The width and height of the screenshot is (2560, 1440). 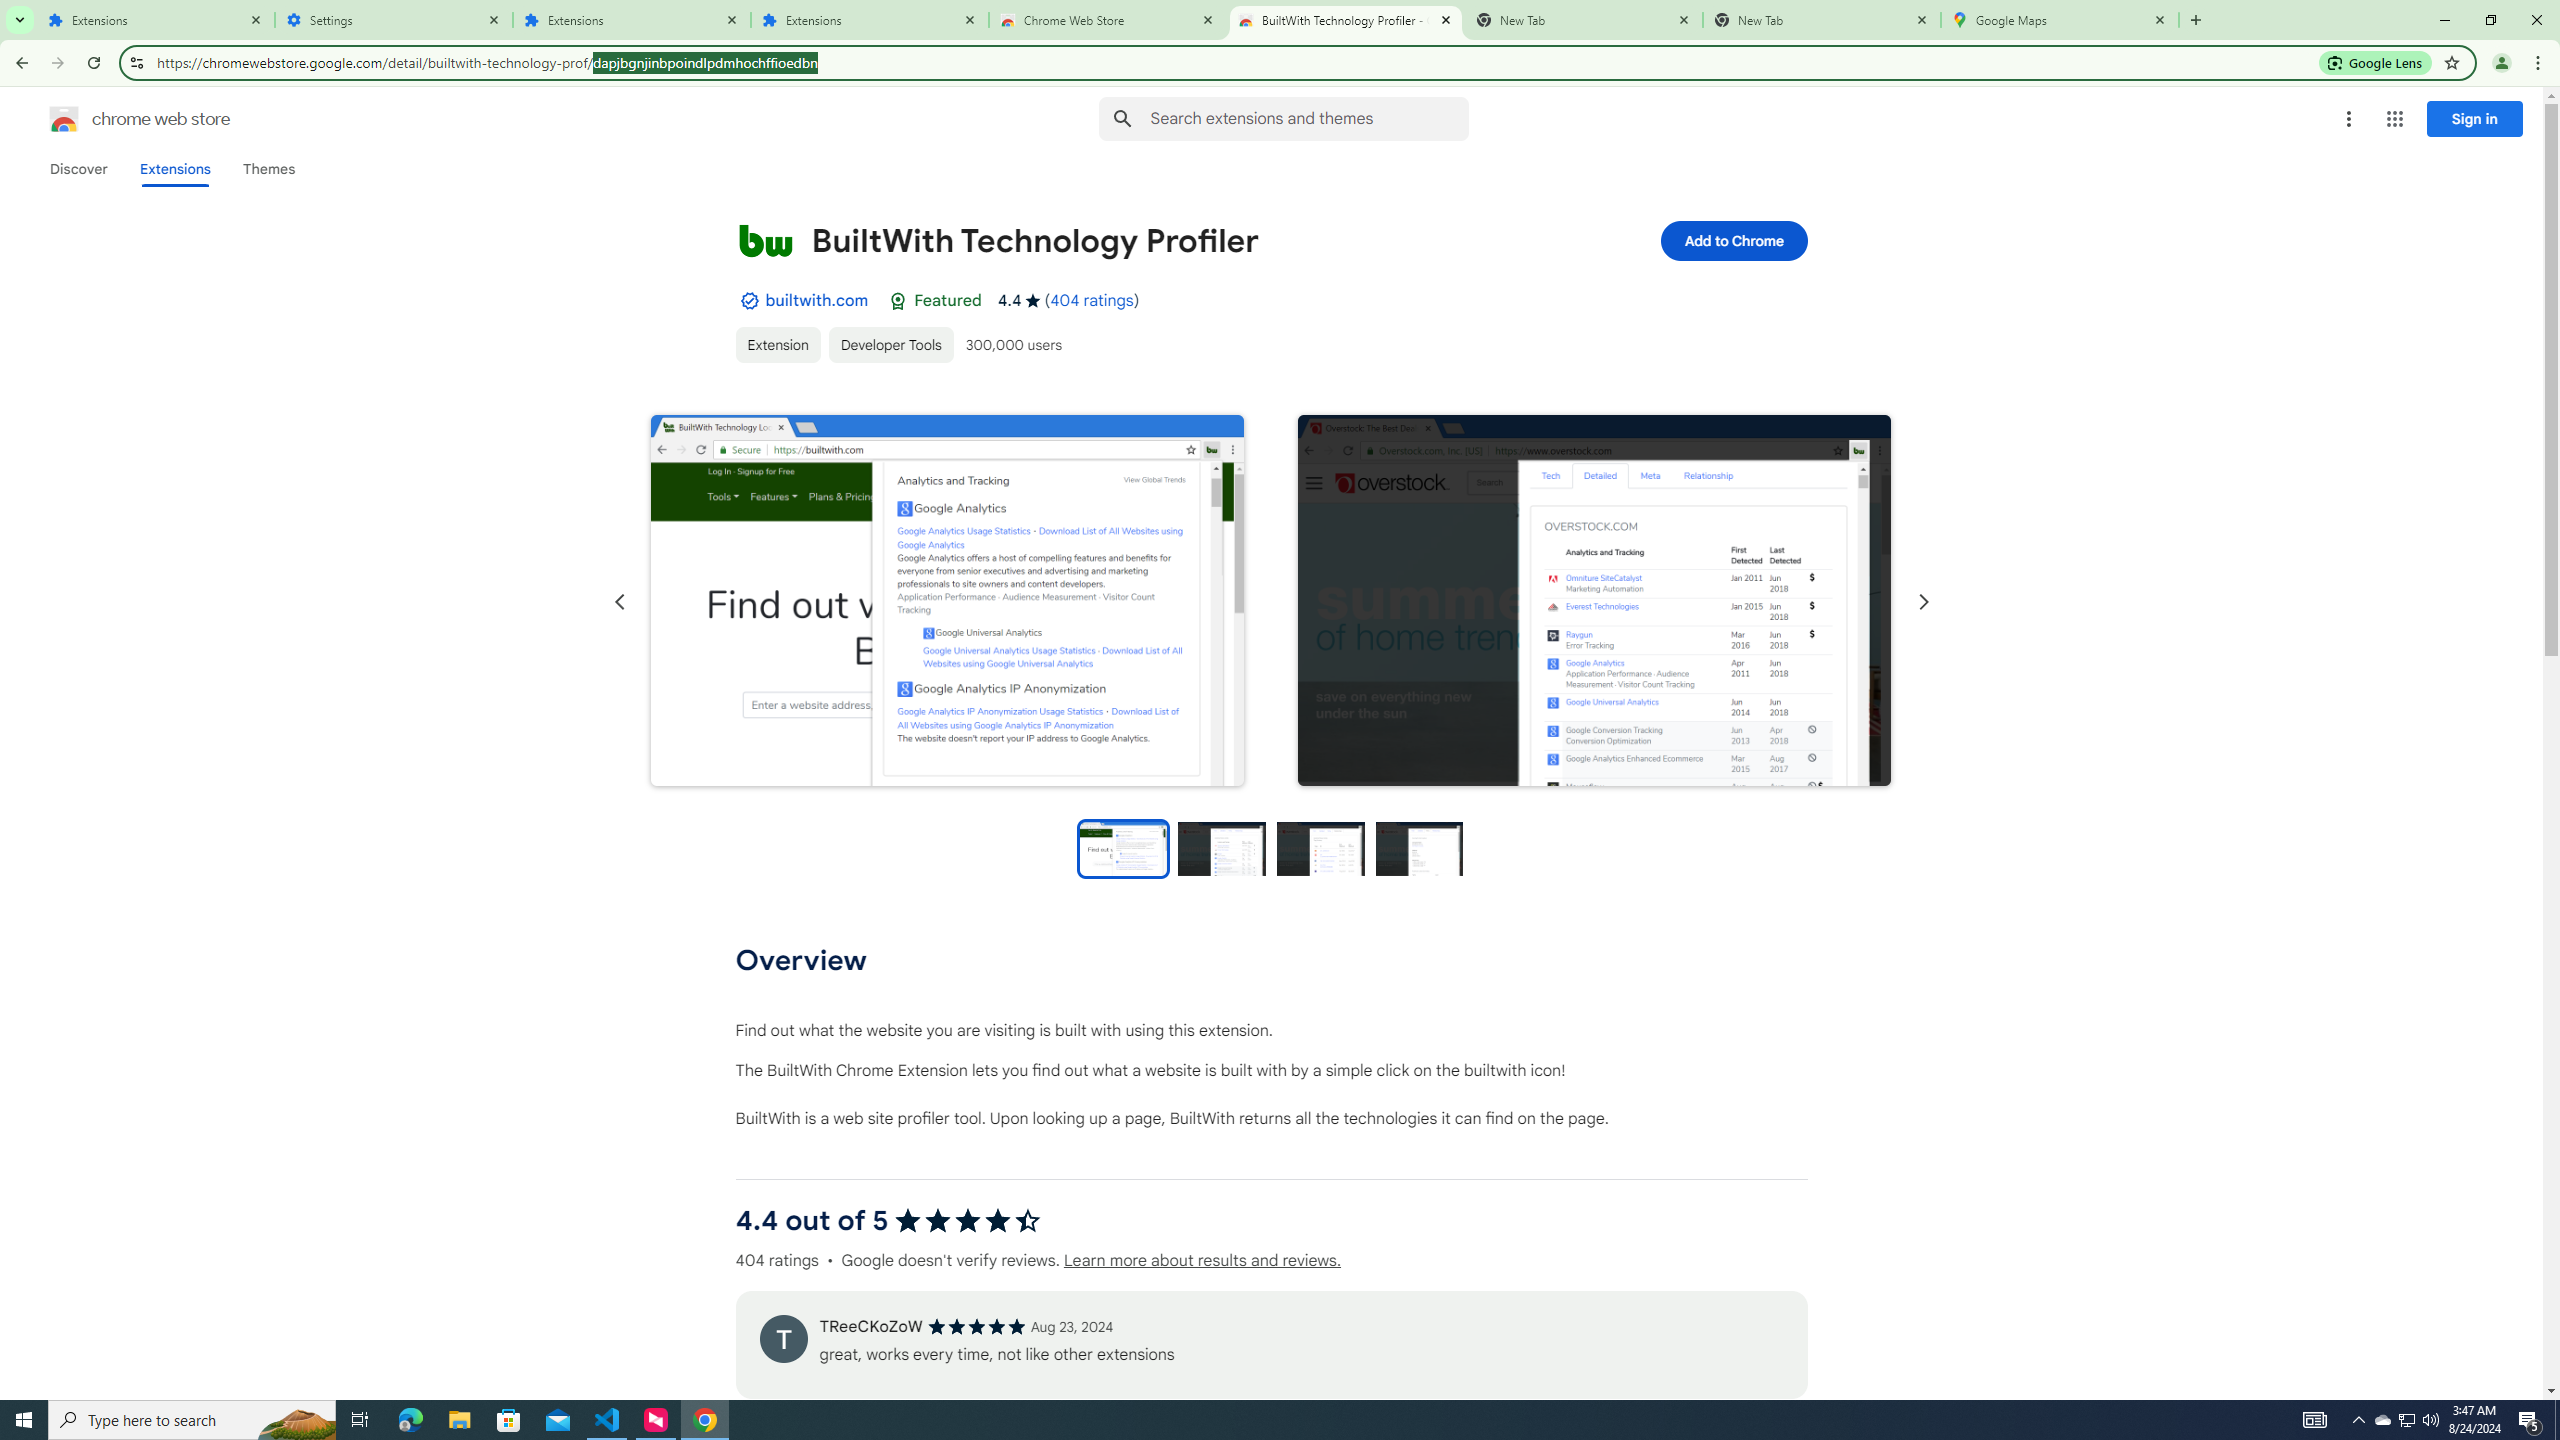 I want to click on 'Bookmark this tab', so click(x=2450, y=61).